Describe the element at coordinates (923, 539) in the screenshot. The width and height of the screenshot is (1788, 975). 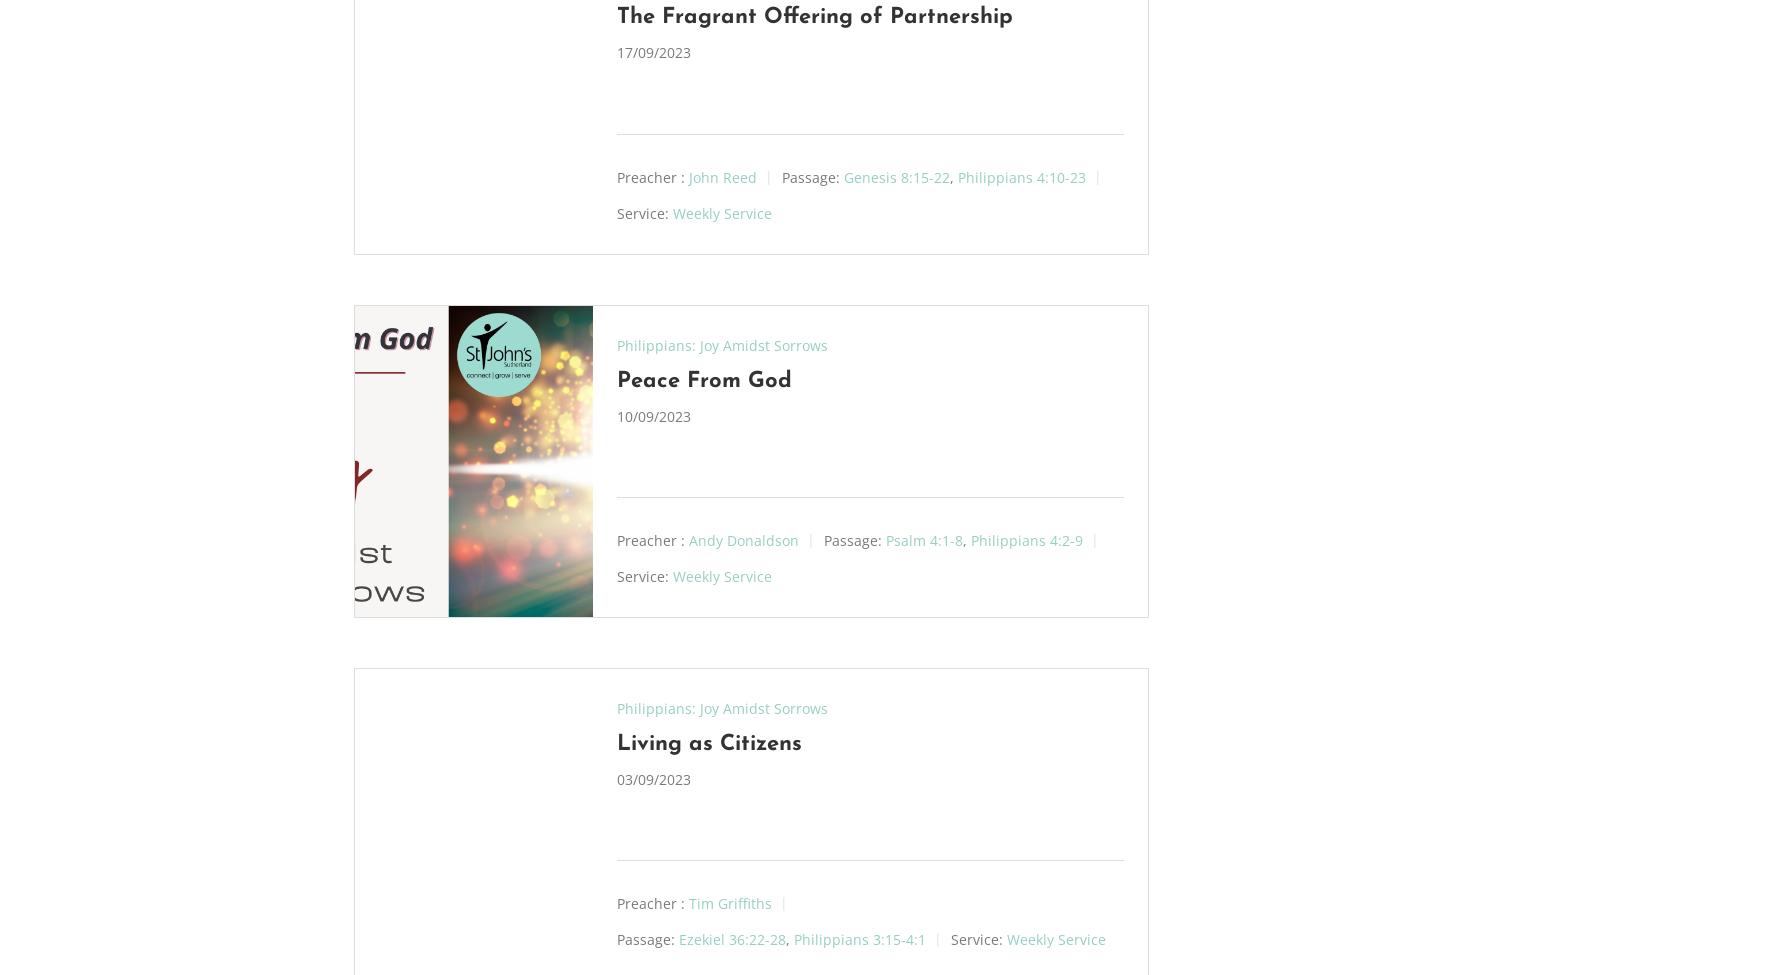
I see `'Psalm 4:1-8'` at that location.